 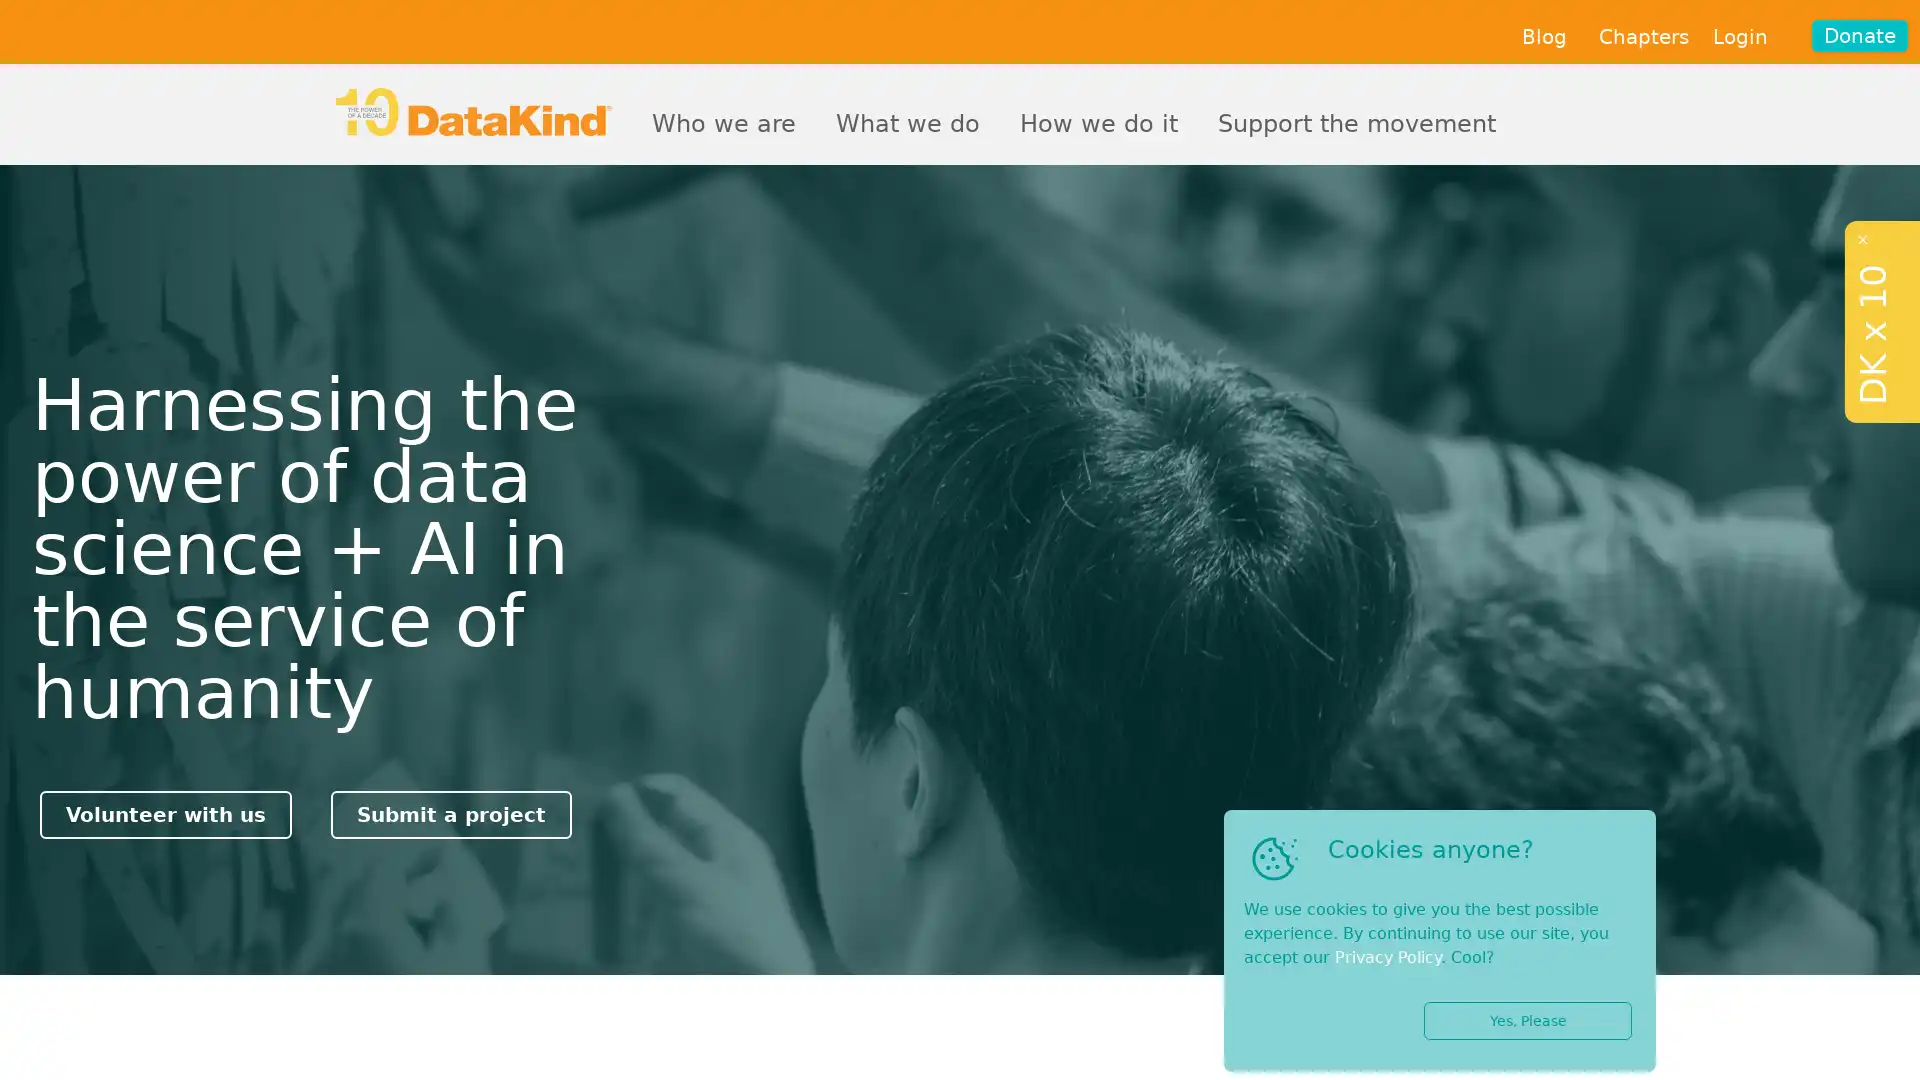 What do you see at coordinates (1643, 37) in the screenshot?
I see `Chapters` at bounding box center [1643, 37].